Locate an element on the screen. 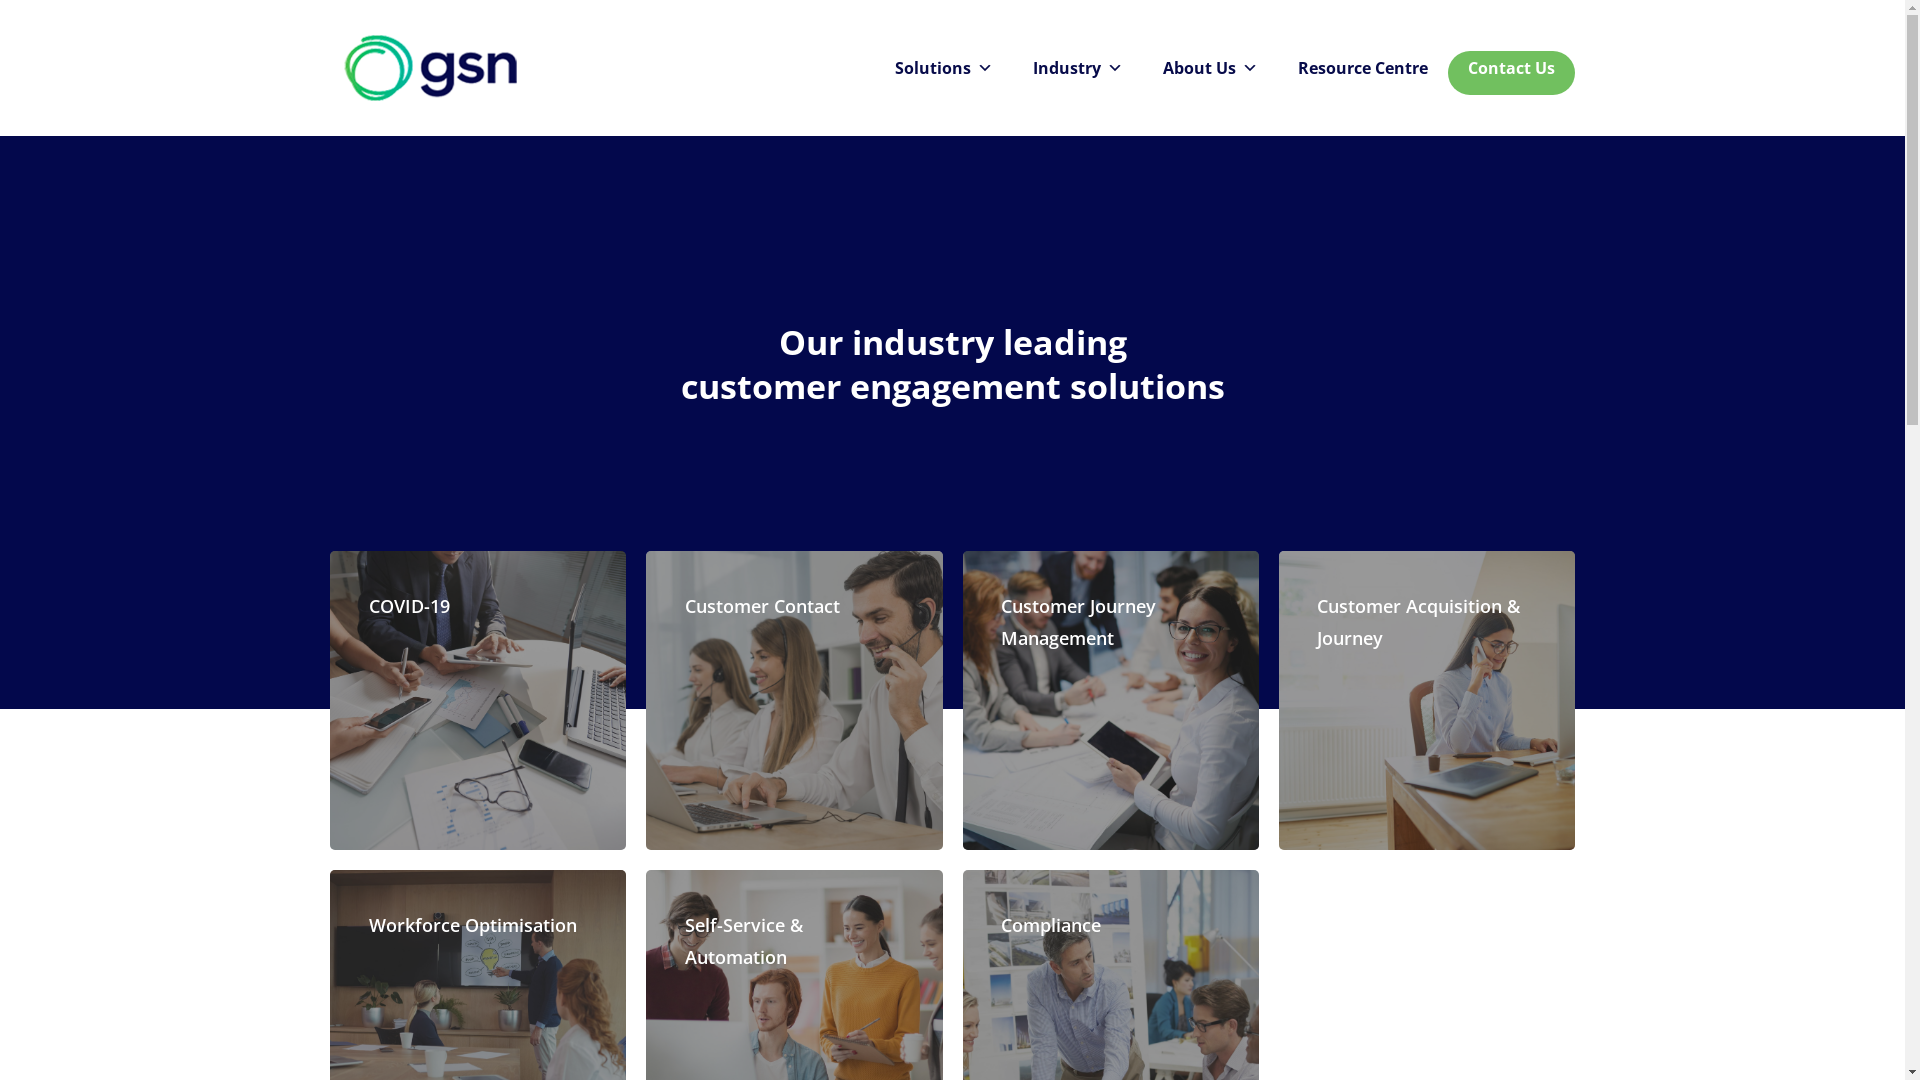  'Contact Us' is located at coordinates (1511, 67).